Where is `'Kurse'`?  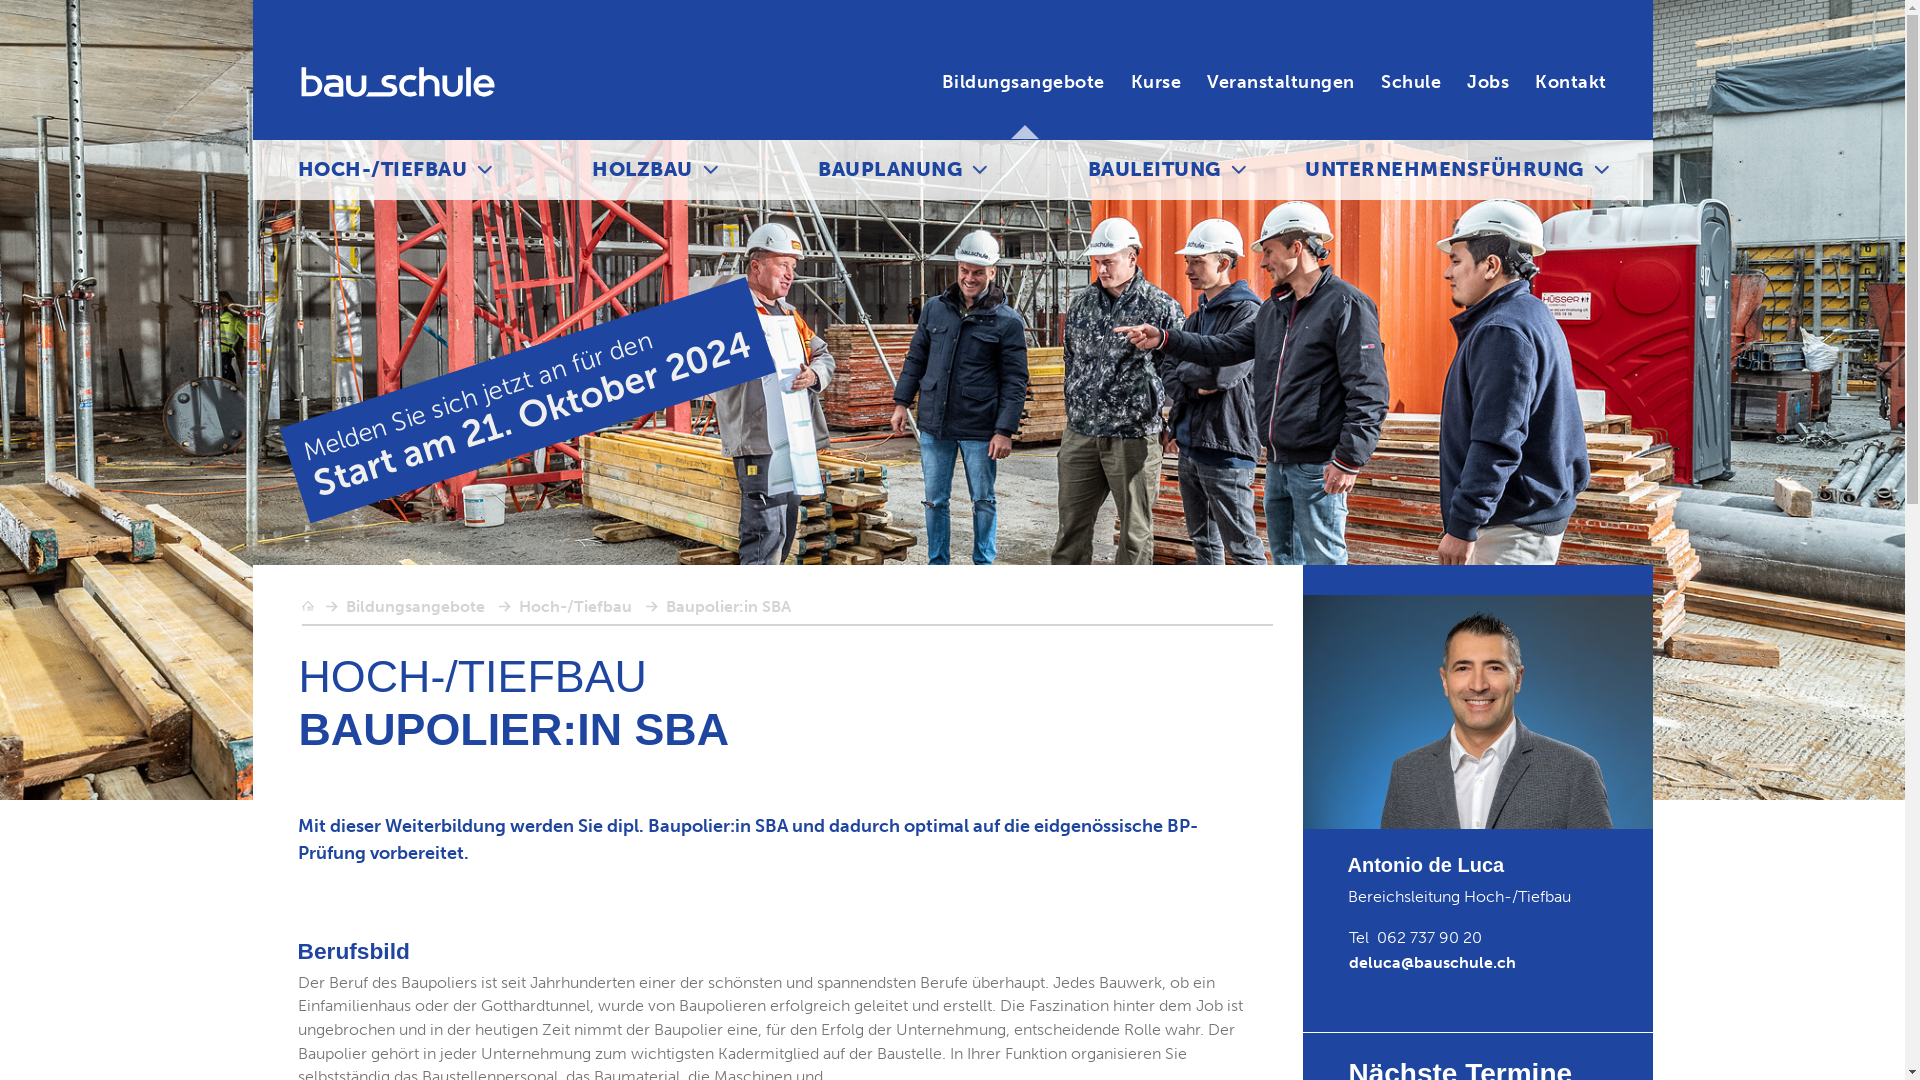 'Kurse' is located at coordinates (1156, 81).